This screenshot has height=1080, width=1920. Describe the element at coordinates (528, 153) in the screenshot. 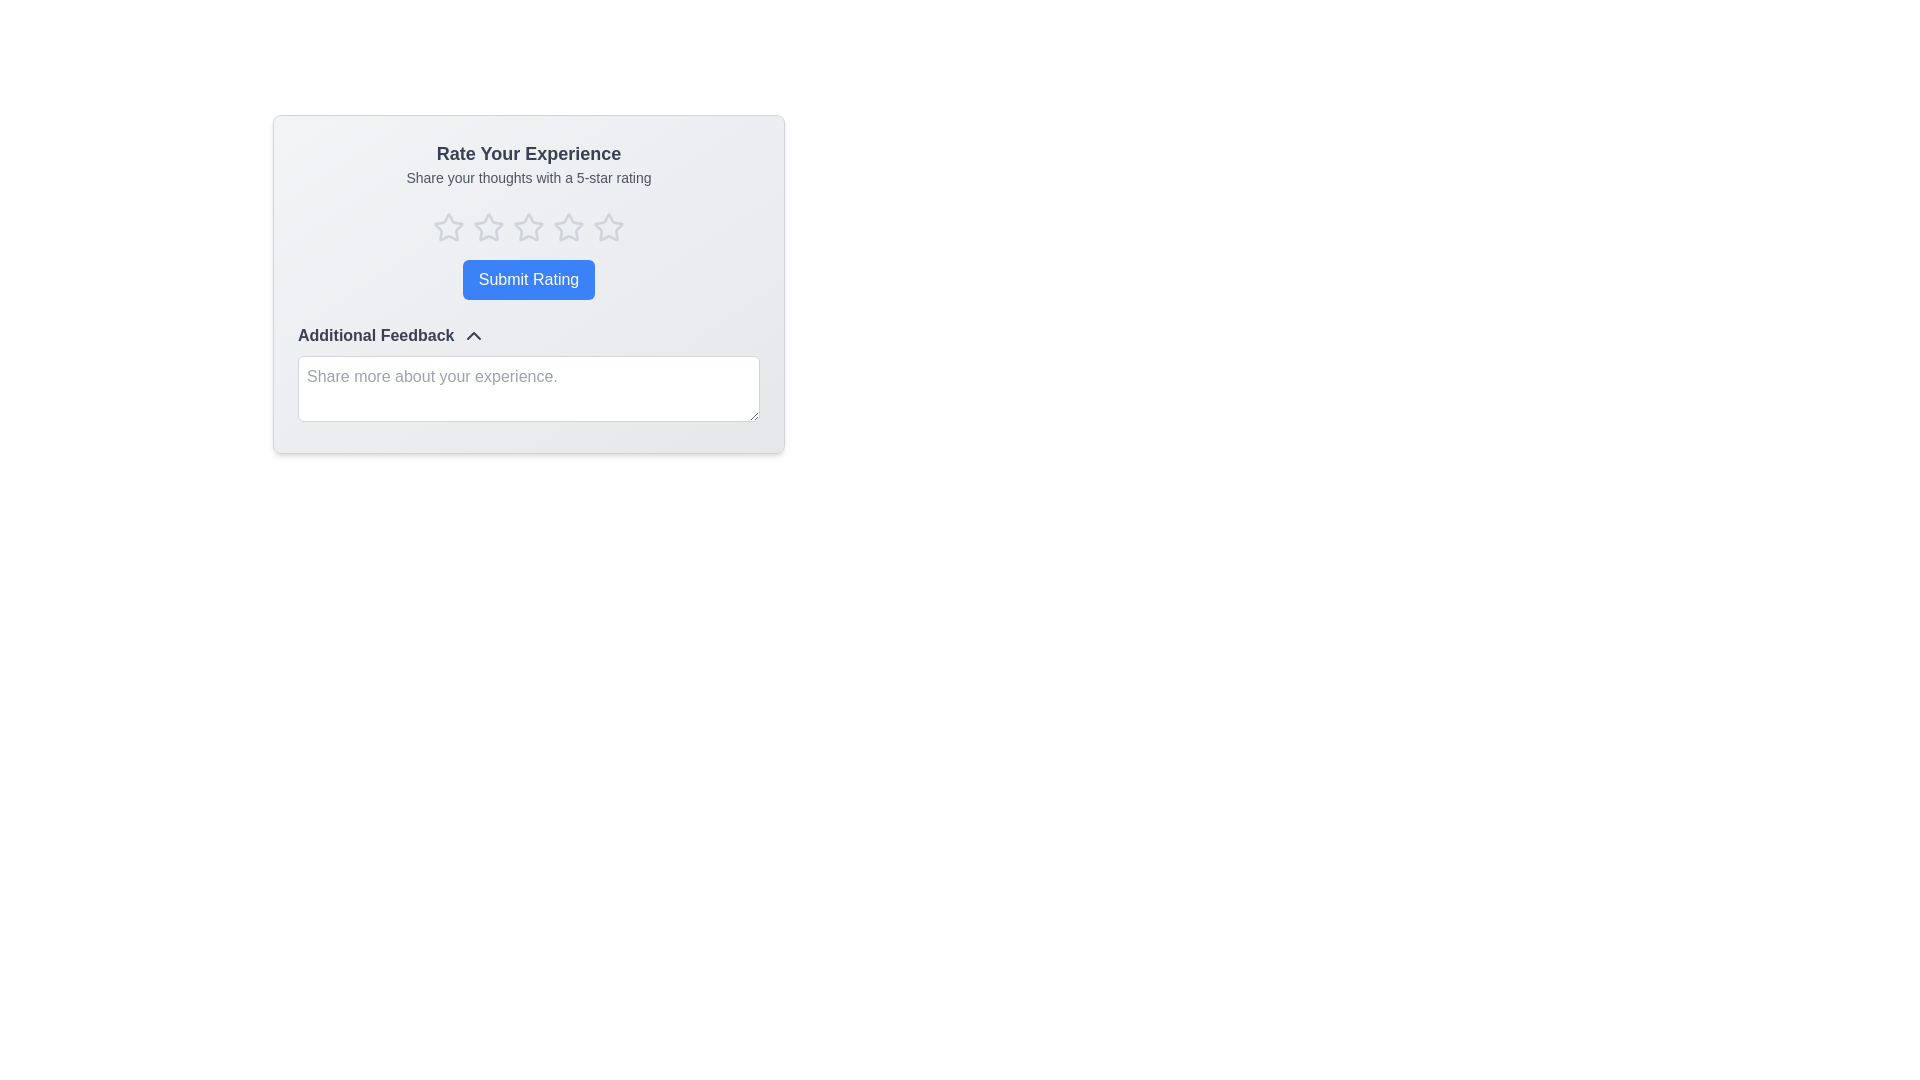

I see `the 'Rate Your Experience' text label, which is styled with a large bold font and displayed in dark gray on a light gray background, located at the top of a content card` at that location.